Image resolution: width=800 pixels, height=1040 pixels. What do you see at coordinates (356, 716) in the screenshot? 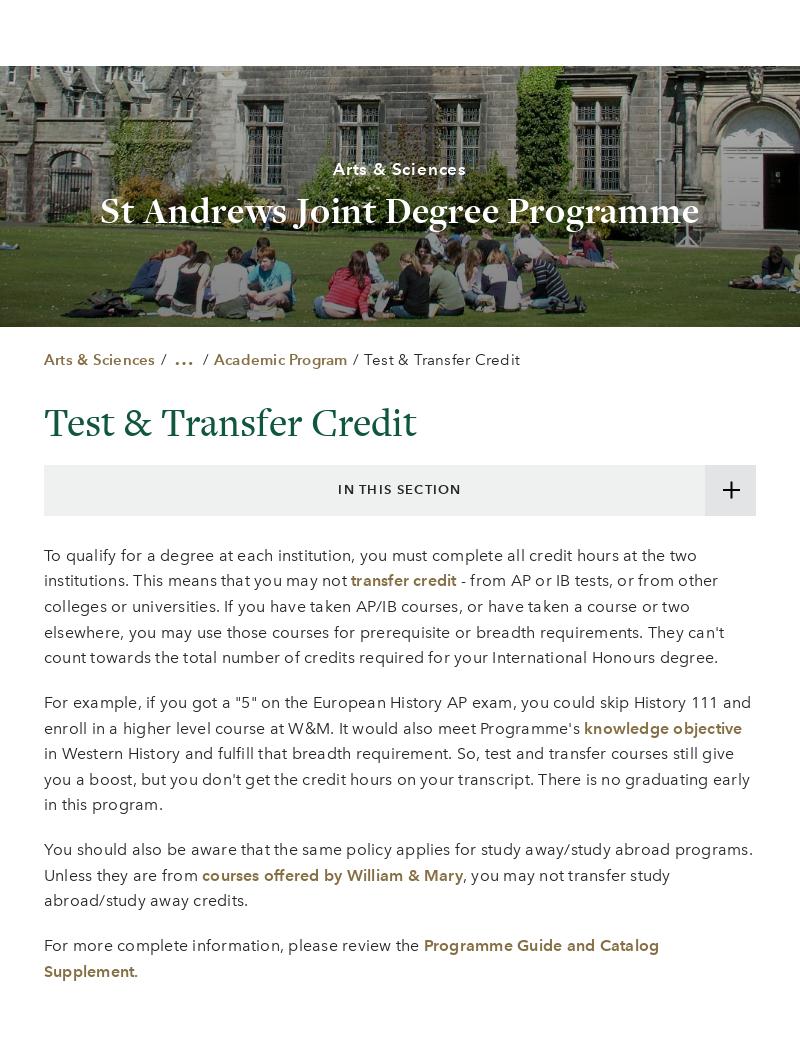
I see `'Social Stream'` at bounding box center [356, 716].